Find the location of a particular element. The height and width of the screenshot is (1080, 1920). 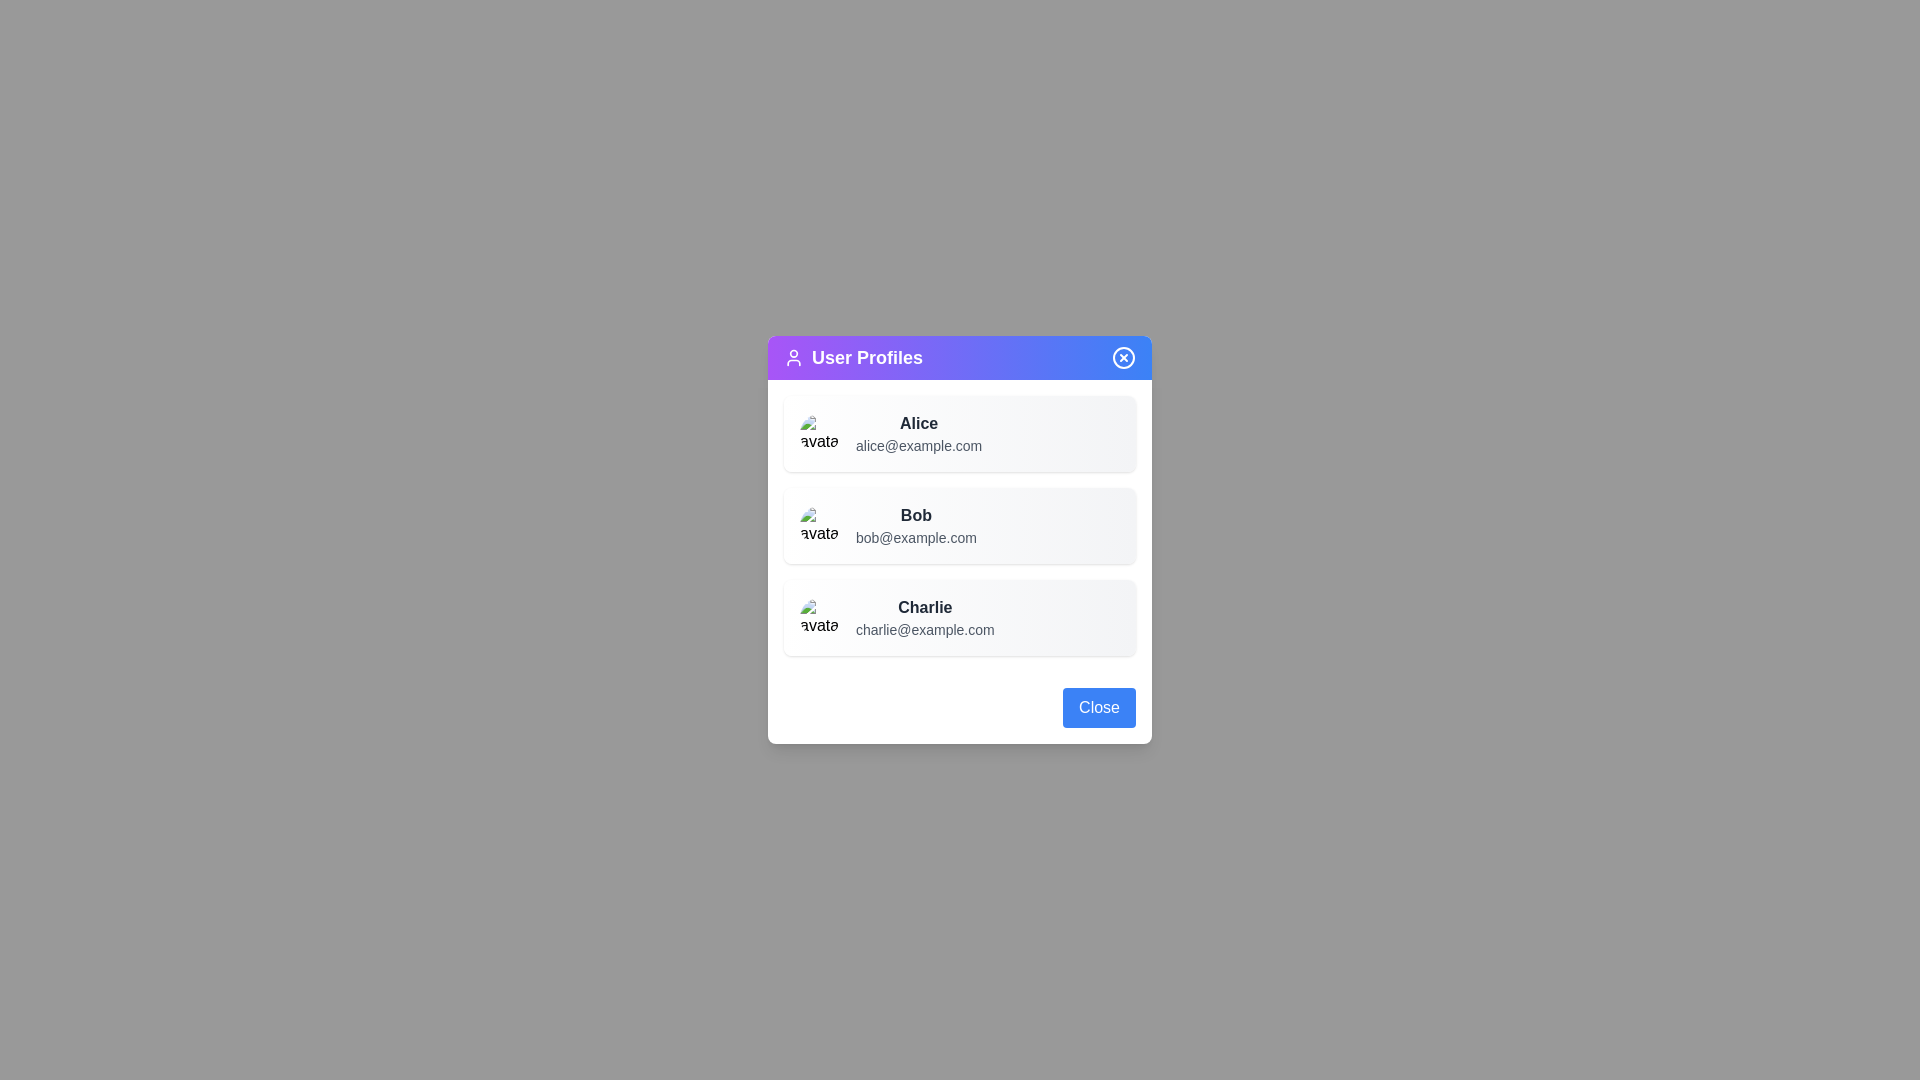

the close button located at the top-right corner of the dialog is located at coordinates (1123, 357).